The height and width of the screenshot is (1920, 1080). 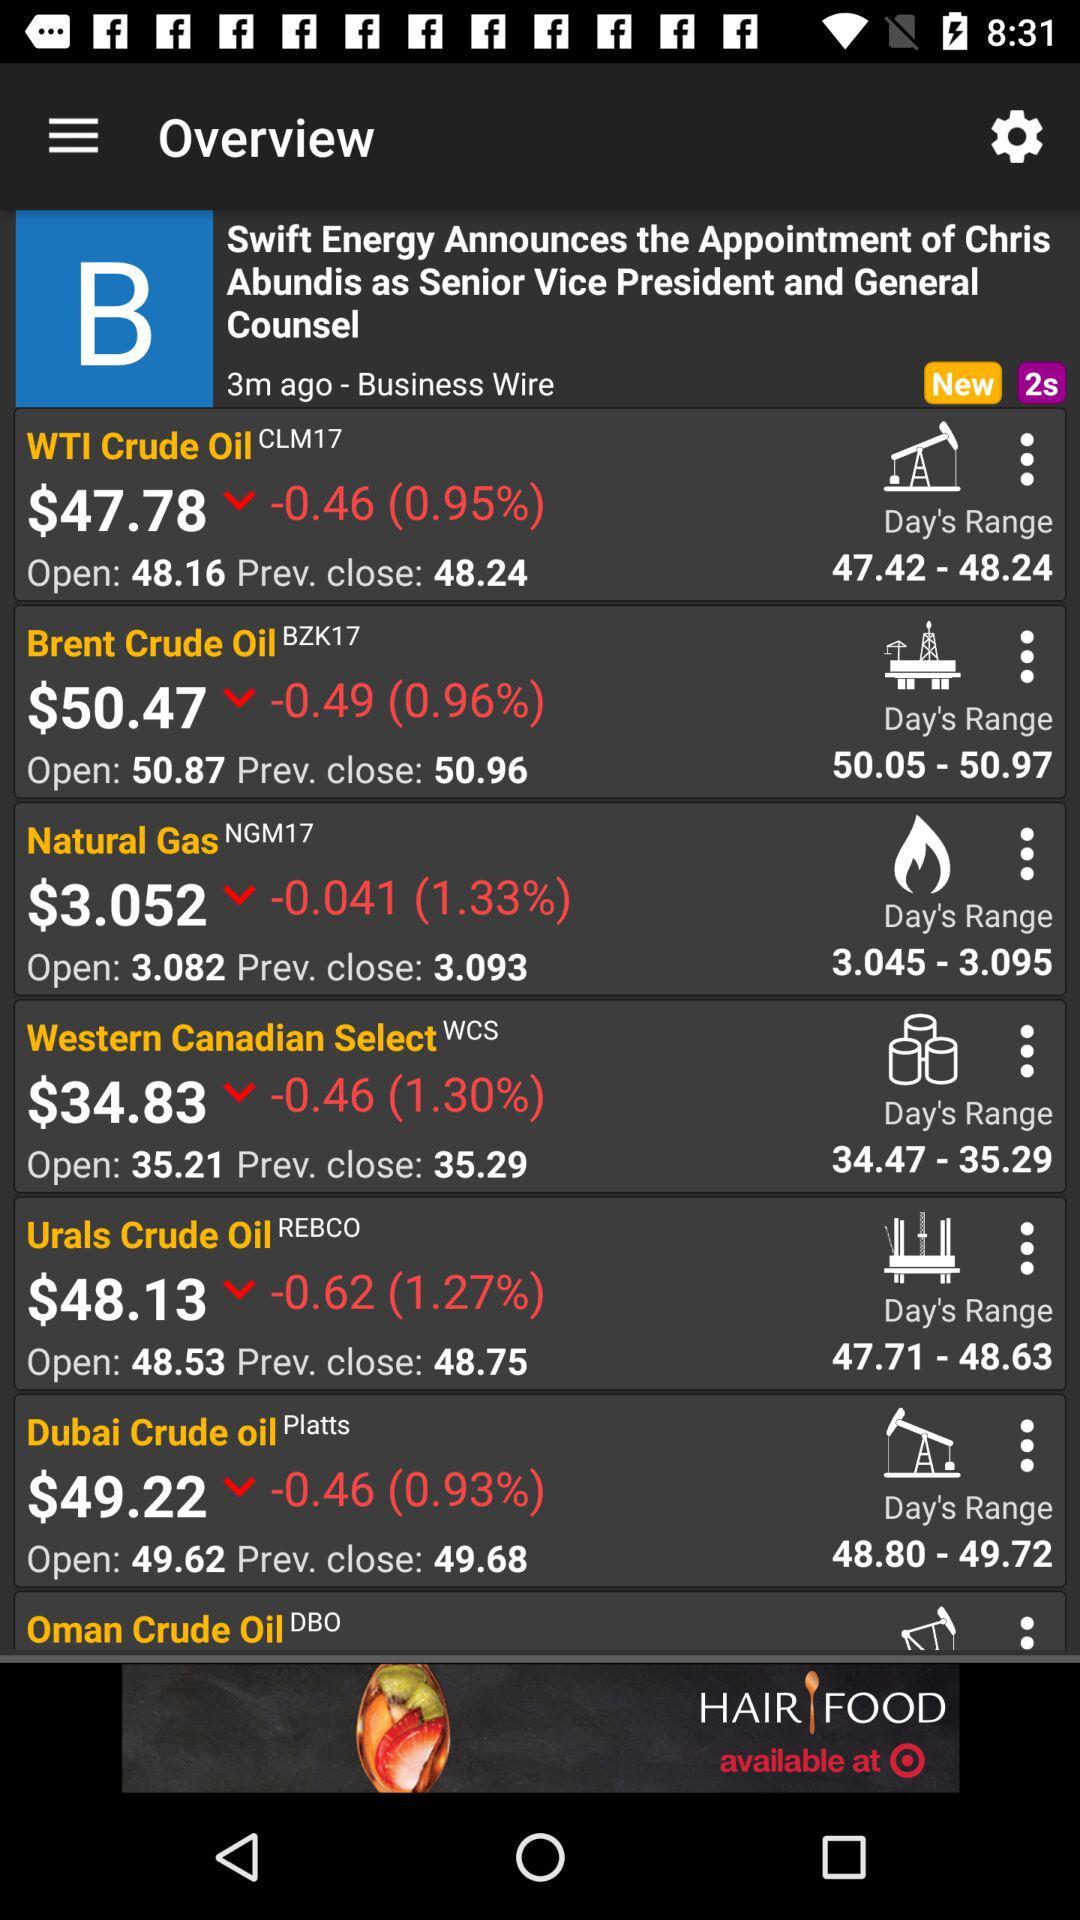 I want to click on options, so click(x=1027, y=1050).